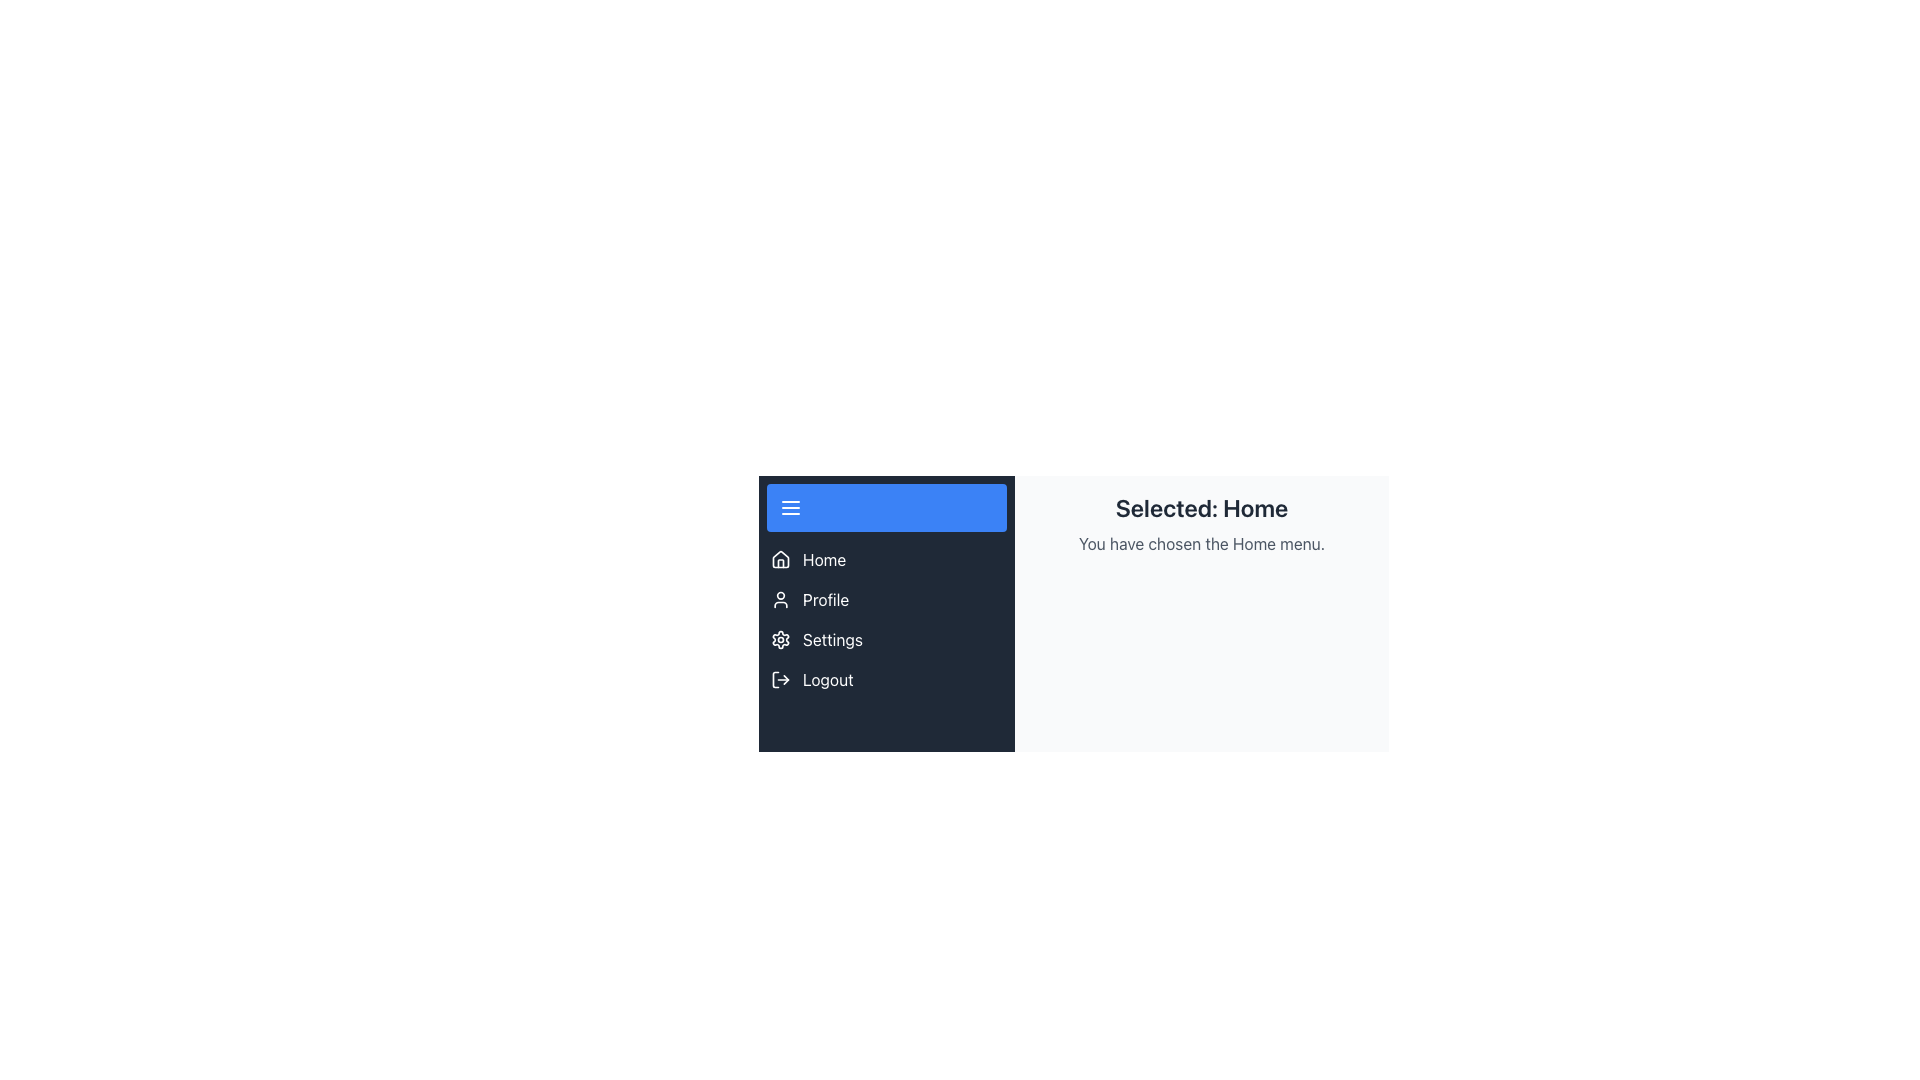 Image resolution: width=1920 pixels, height=1080 pixels. Describe the element at coordinates (780, 559) in the screenshot. I see `the house icon in the sidebar menu, which is white against a dark blue background and appears to the left of the 'Home' text` at that location.